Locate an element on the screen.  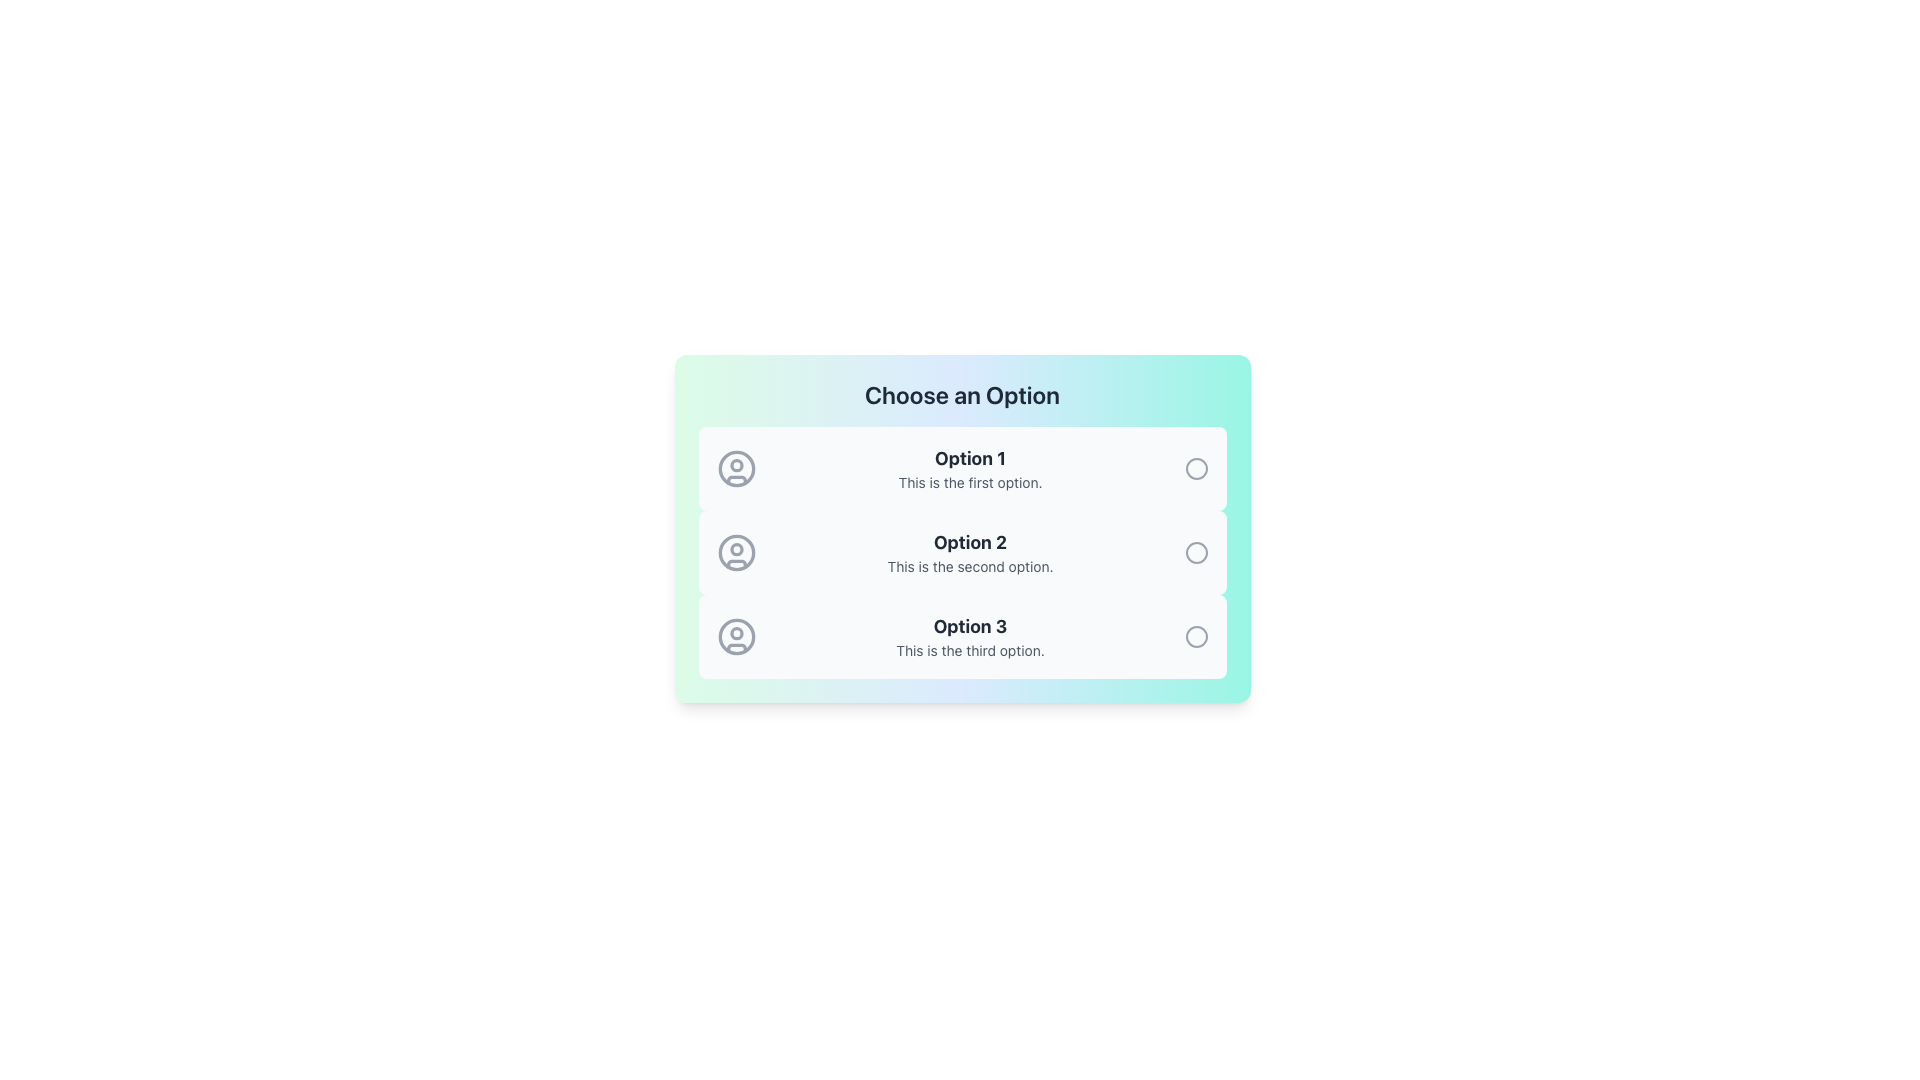
the circular outline element located in the middle of the lower part of the user icon, which is displayed on the left of the Option 3 row is located at coordinates (735, 636).